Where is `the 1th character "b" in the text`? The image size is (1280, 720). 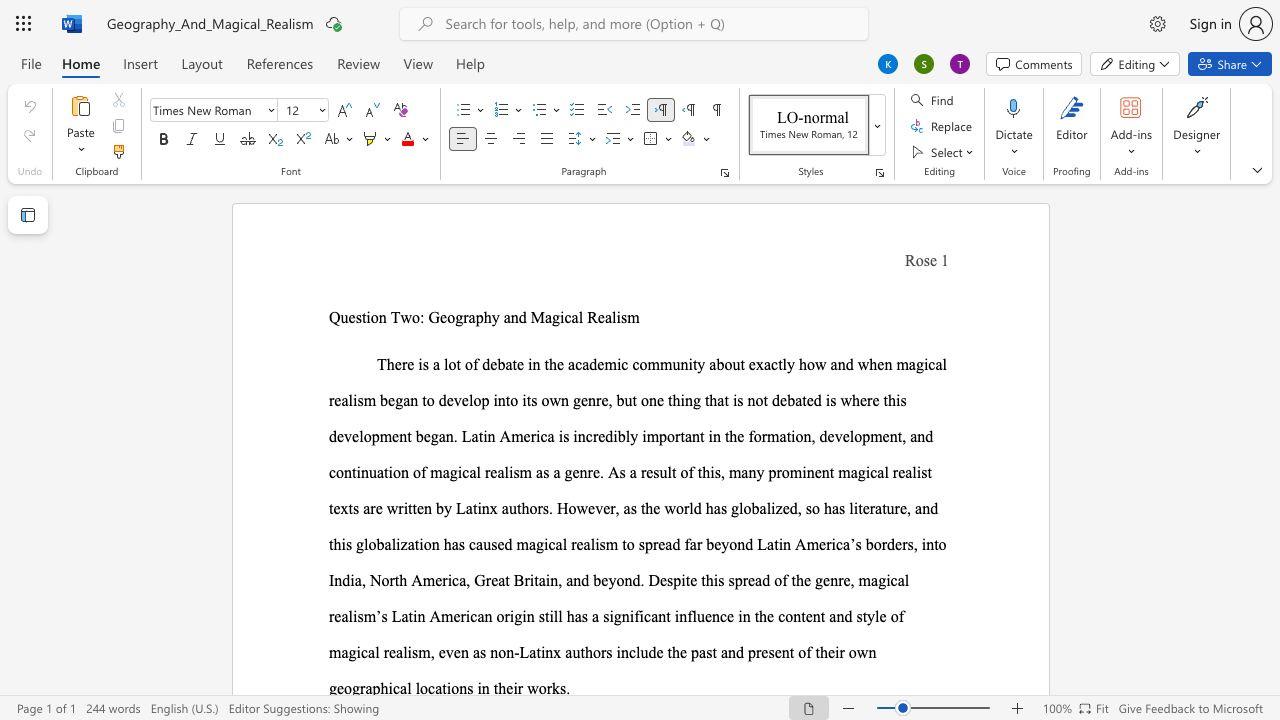 the 1th character "b" in the text is located at coordinates (501, 364).